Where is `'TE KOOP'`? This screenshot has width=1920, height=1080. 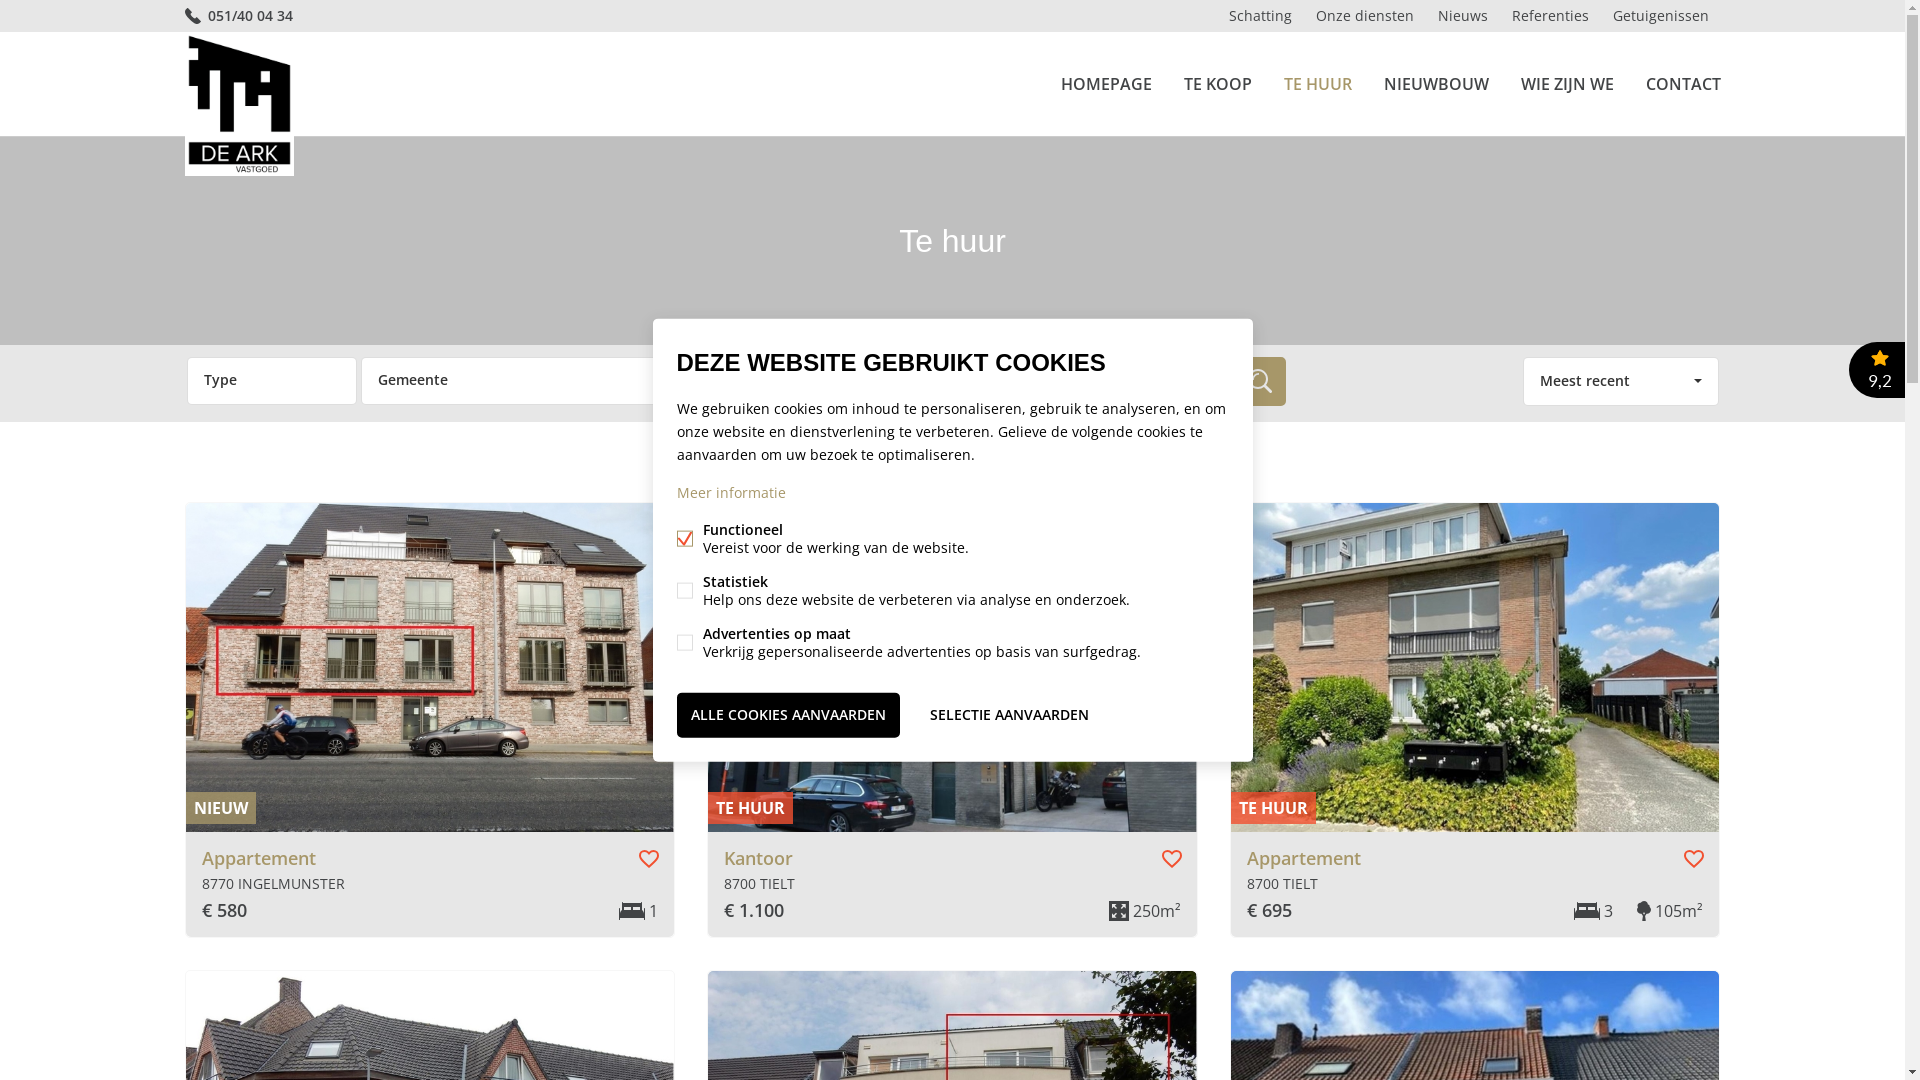 'TE KOOP' is located at coordinates (1217, 83).